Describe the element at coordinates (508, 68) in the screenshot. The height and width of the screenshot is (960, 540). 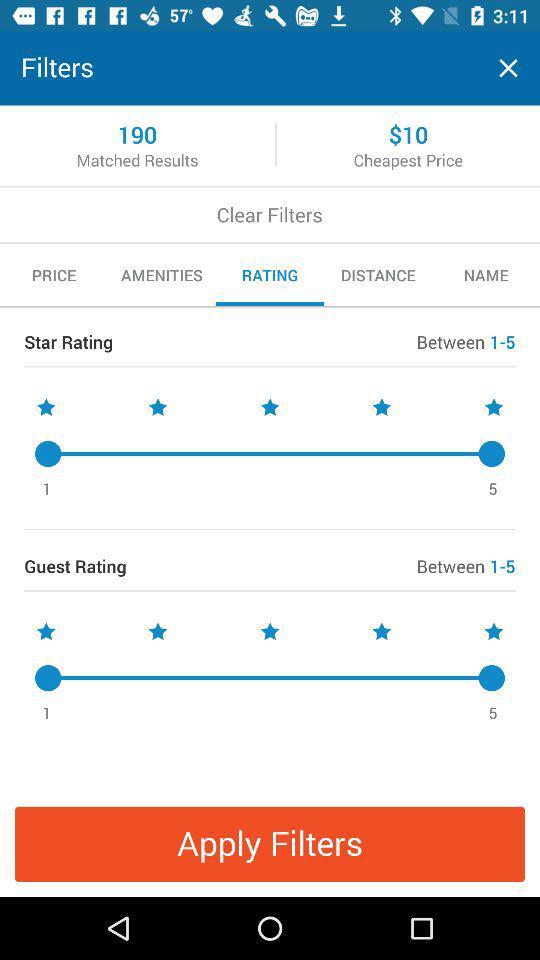
I see `window` at that location.